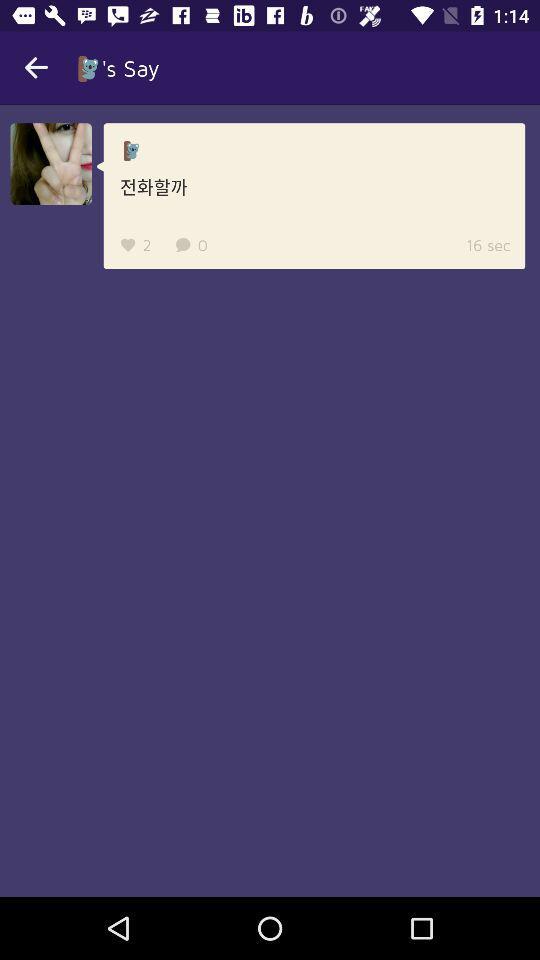  I want to click on the arrow_backward icon, so click(36, 68).